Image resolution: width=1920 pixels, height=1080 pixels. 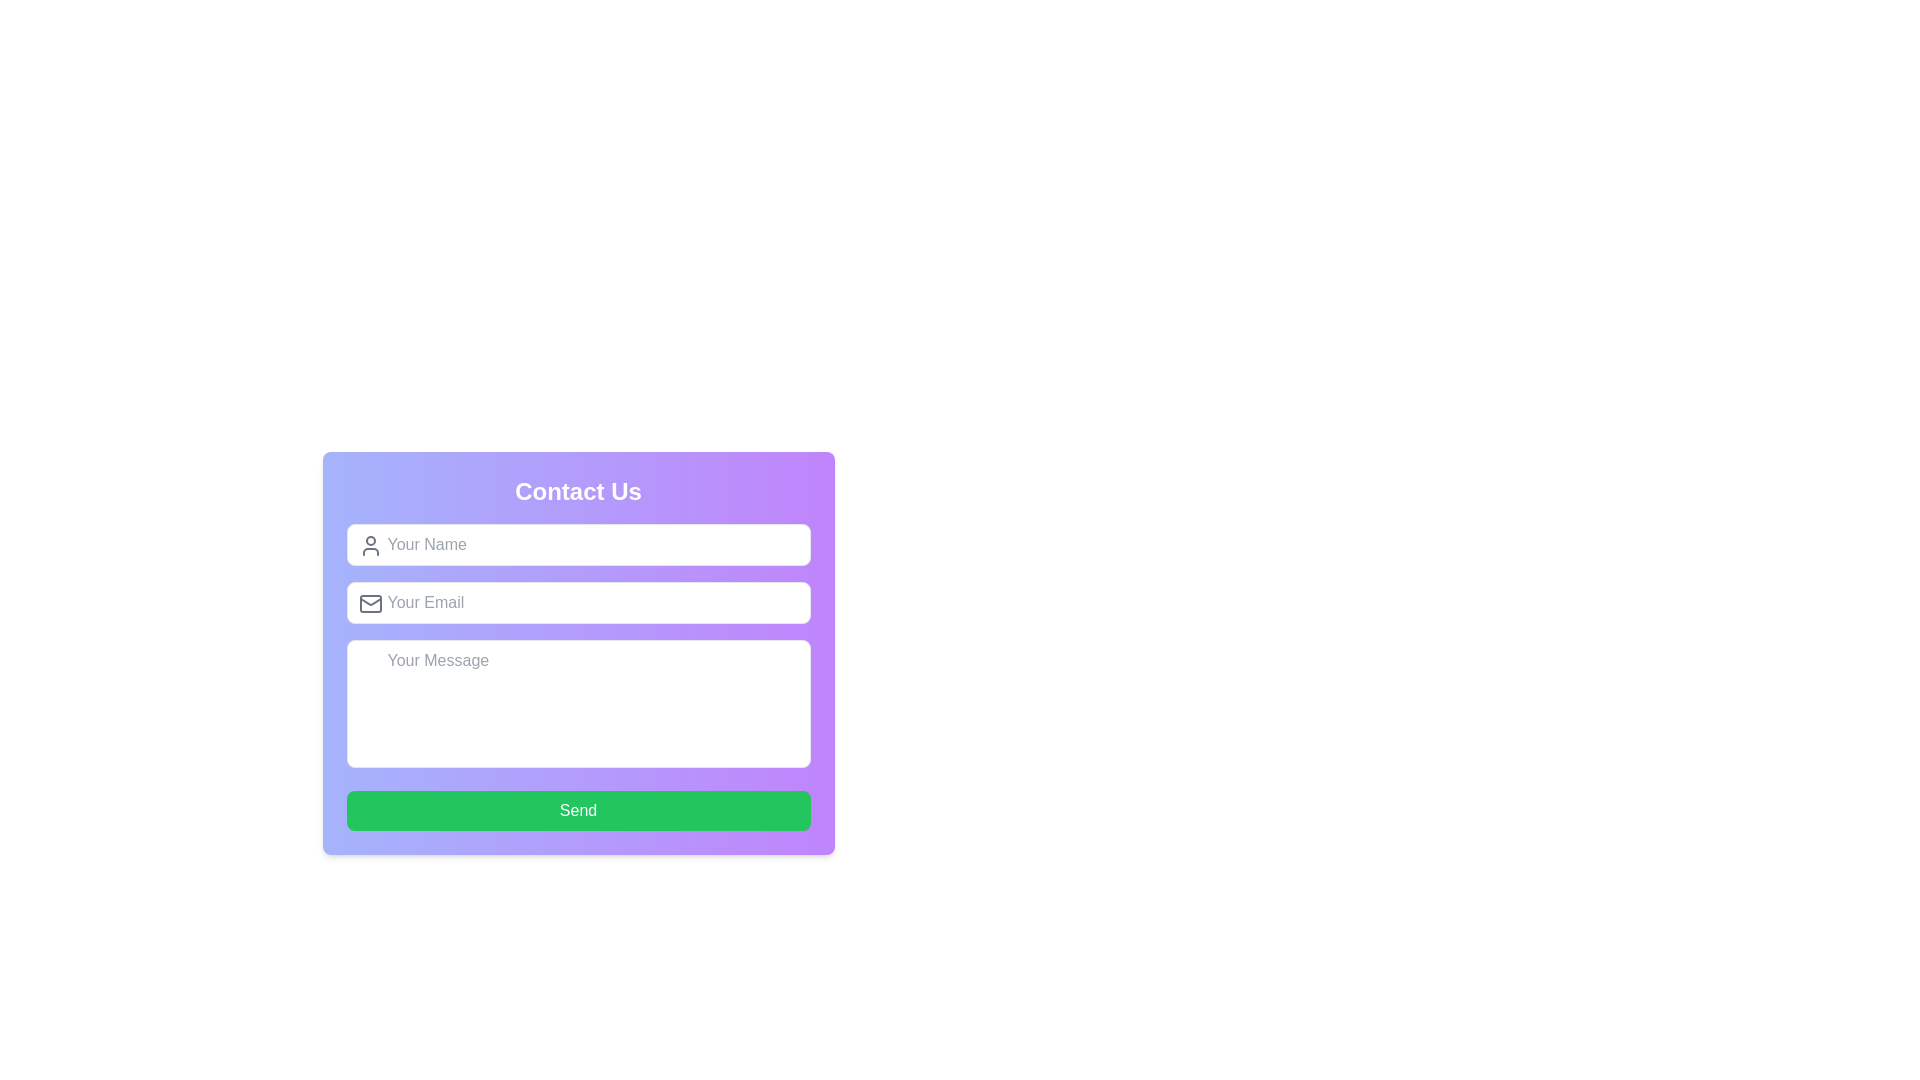 What do you see at coordinates (577, 810) in the screenshot?
I see `the submit button at the bottom of the form` at bounding box center [577, 810].